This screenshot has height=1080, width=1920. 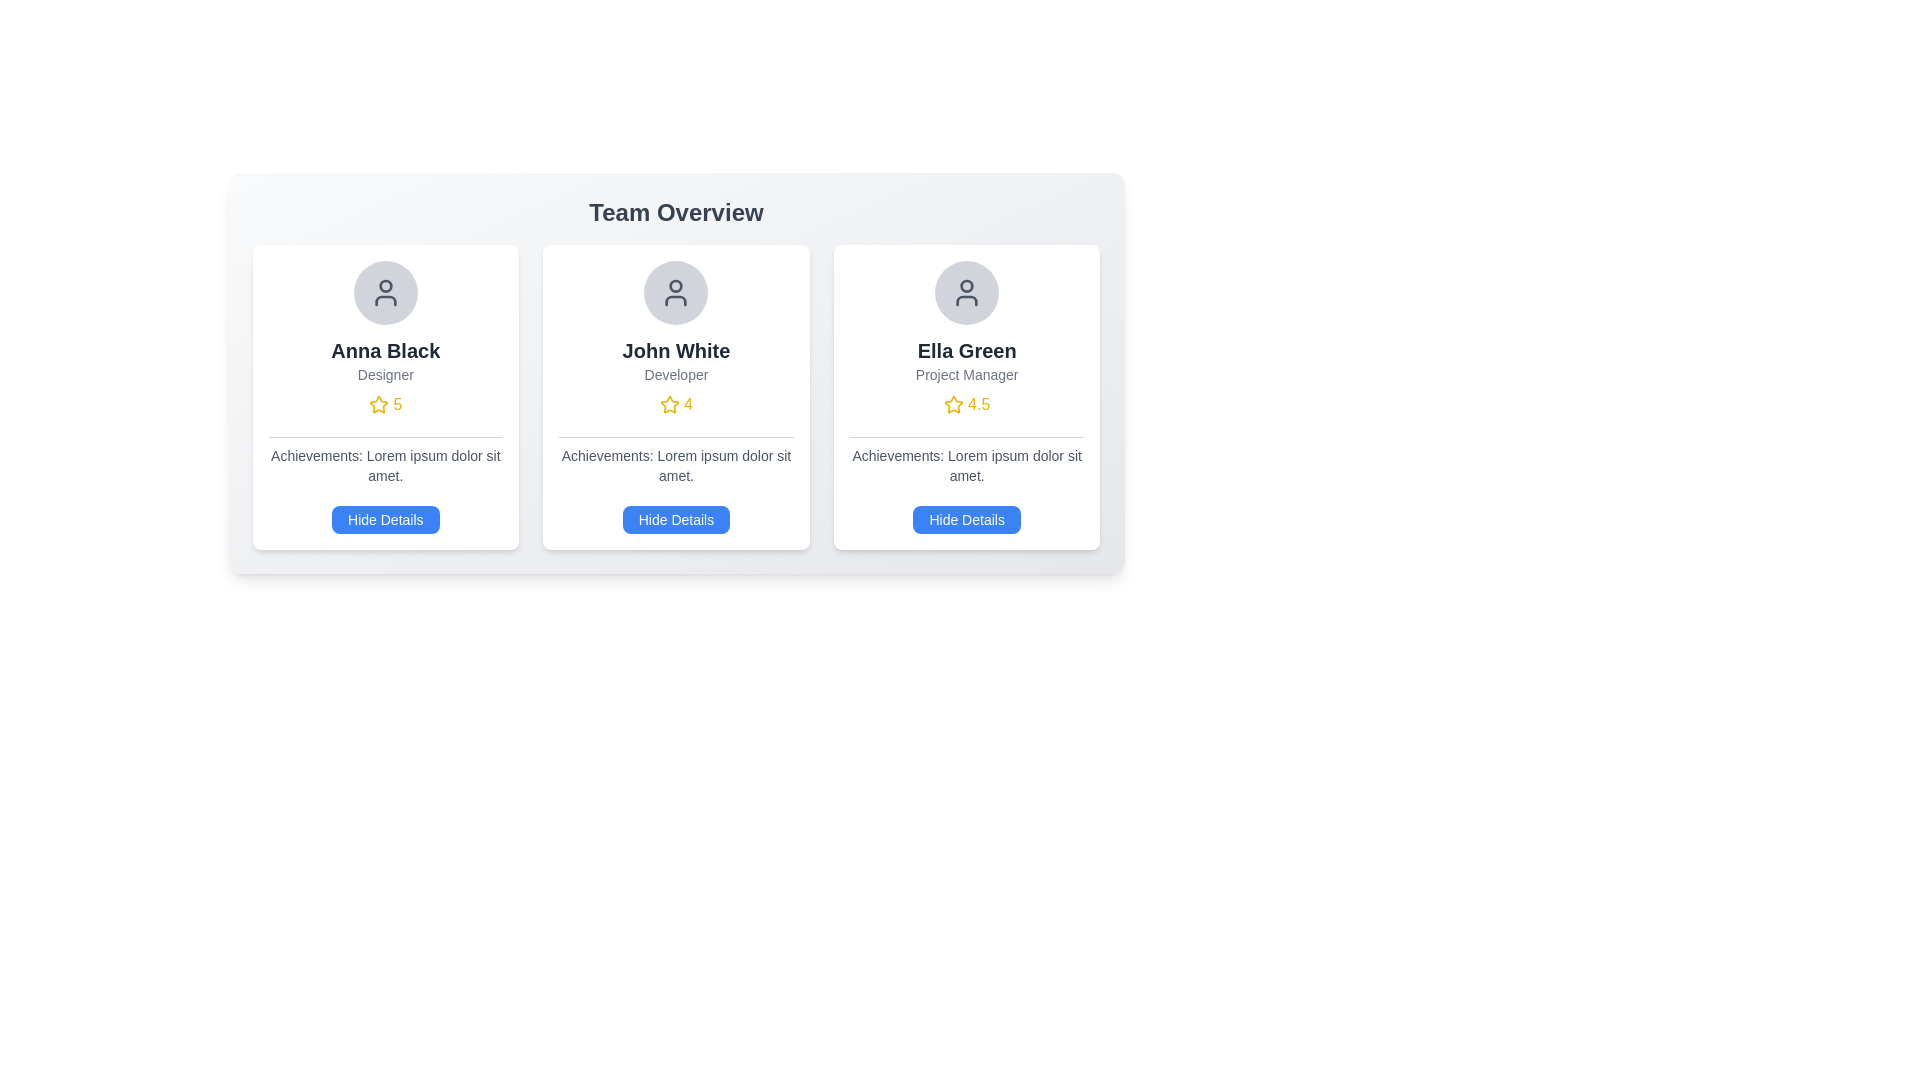 I want to click on the yellow star icon representing a rating system, located to the left of the numerical value '4' in the rating display for John White's card, so click(x=670, y=405).